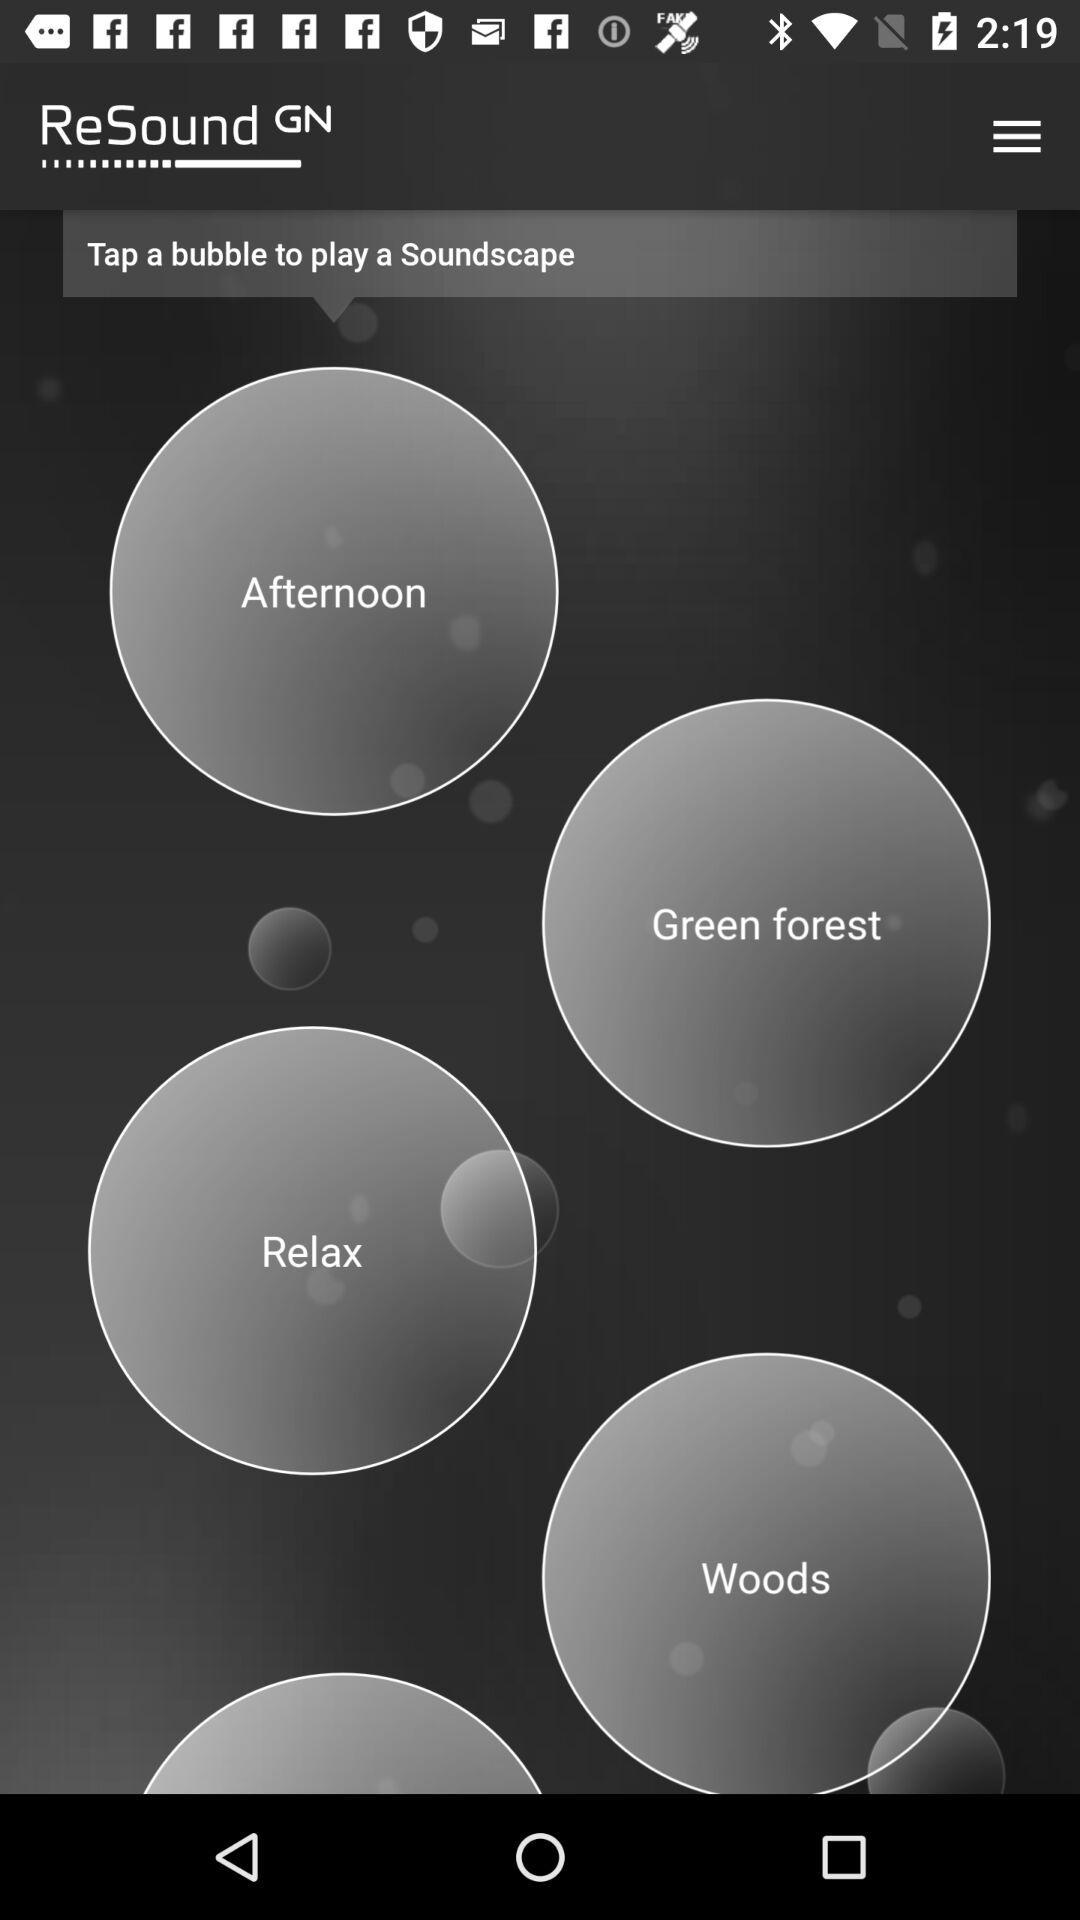  Describe the element at coordinates (297, 929) in the screenshot. I see `the bubble which is in between afternoon and relax` at that location.